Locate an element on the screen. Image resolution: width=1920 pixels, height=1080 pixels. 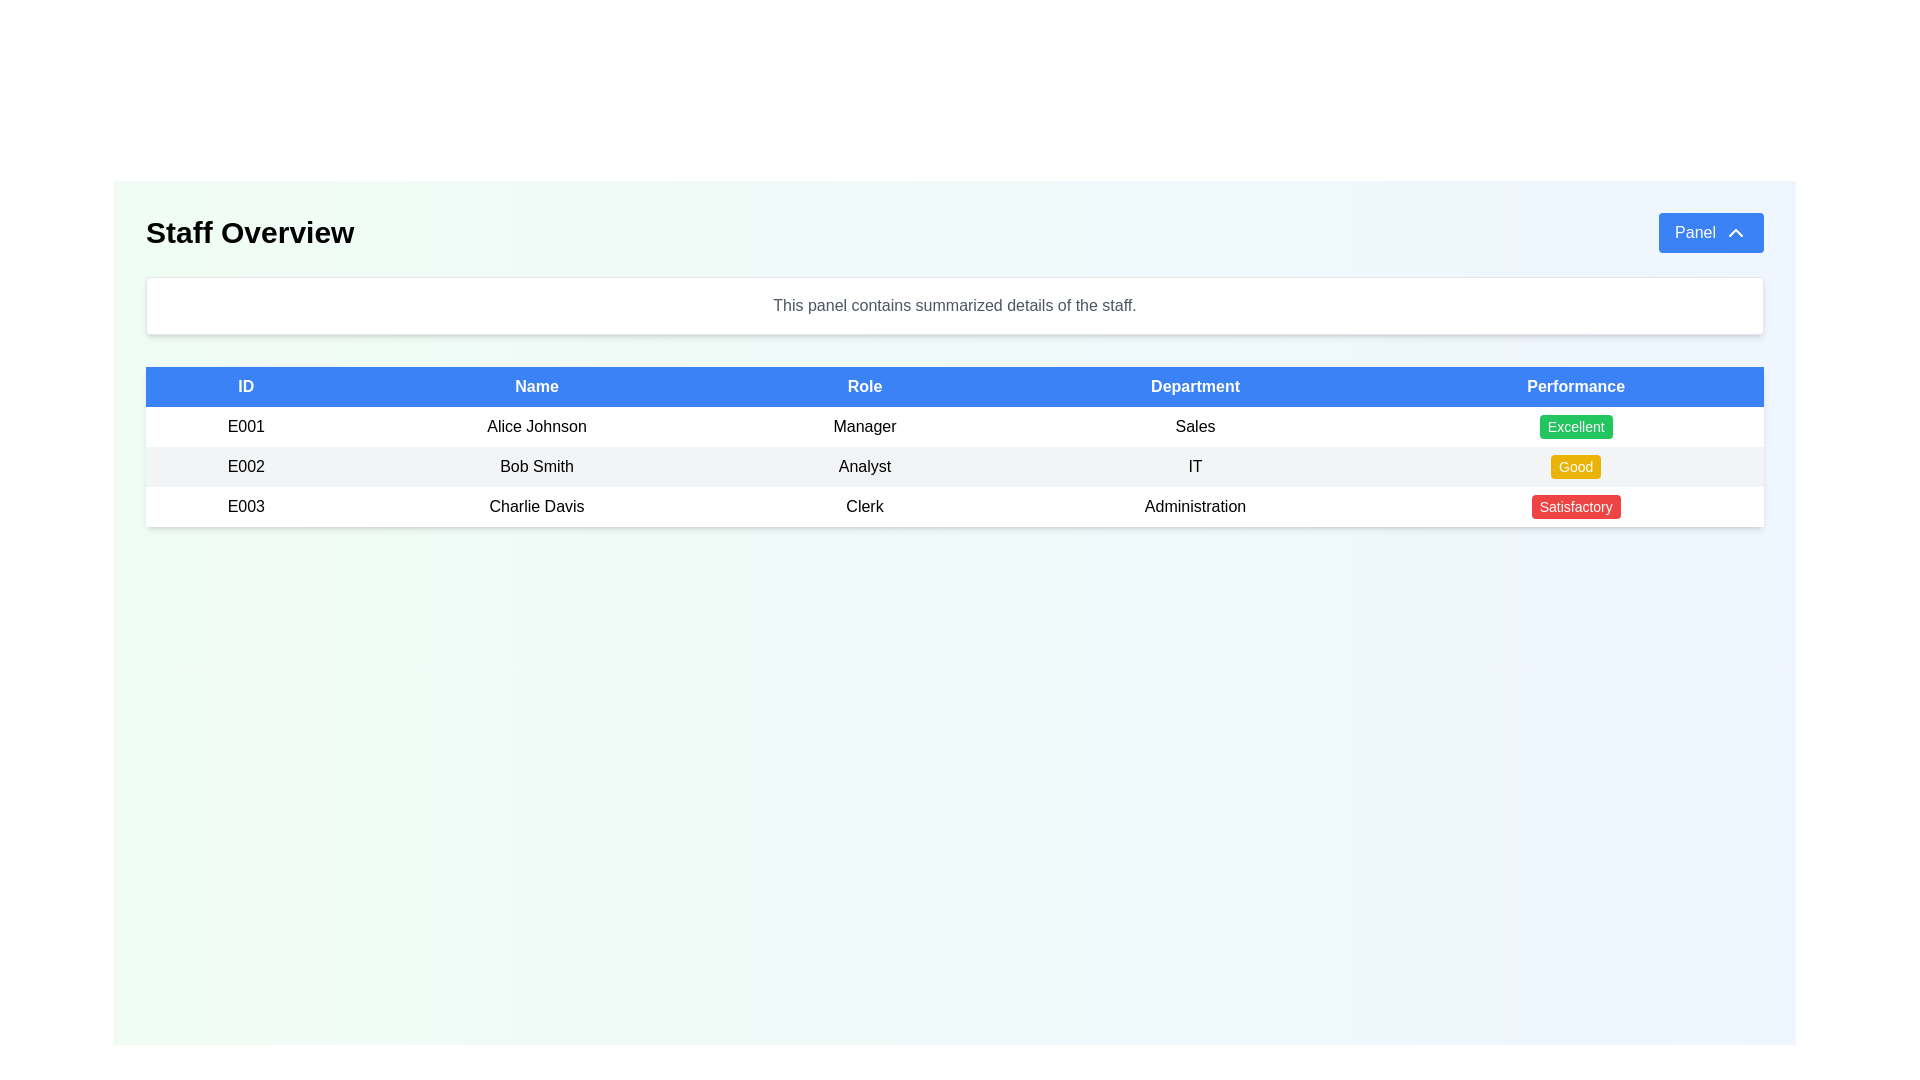
information displayed in the 'Sales' label, which is located in the 'Department' column of the table for the row labeled 'E001' associated with 'Alice Johnson' is located at coordinates (1195, 426).